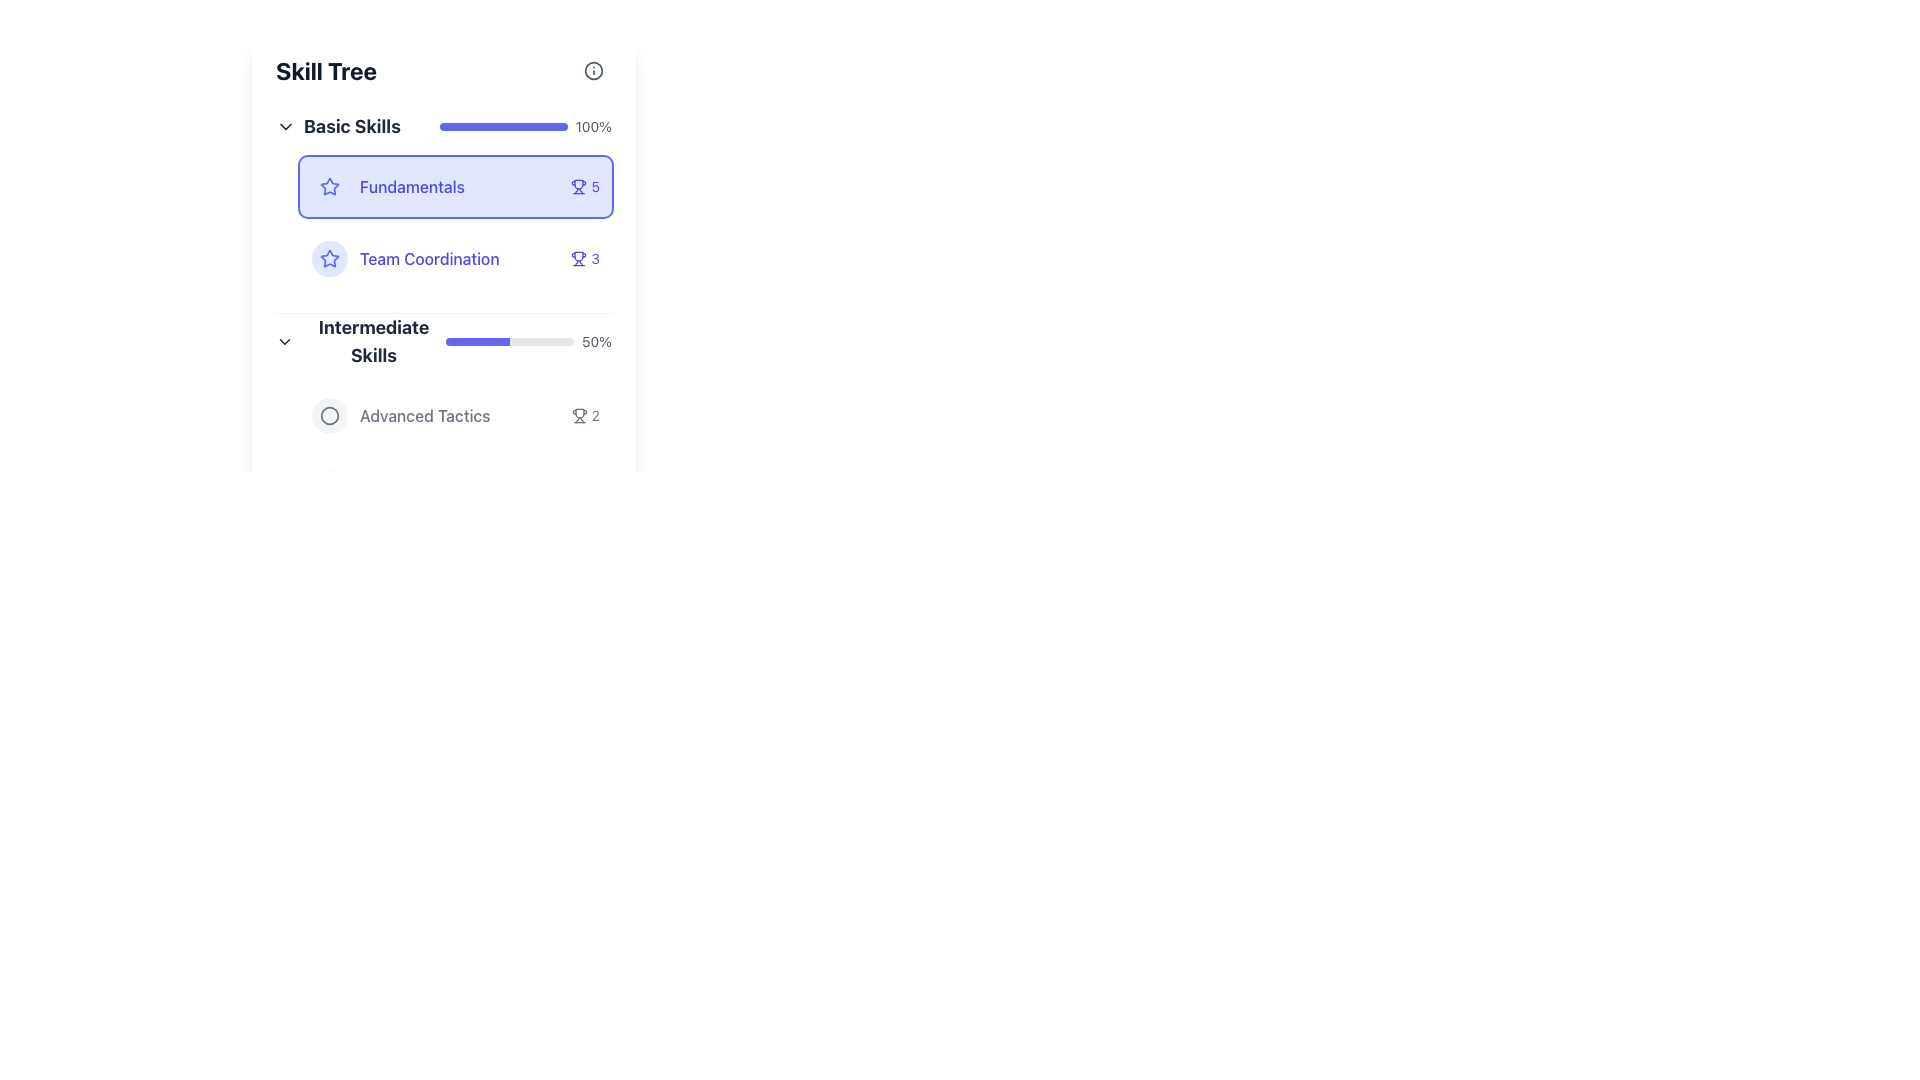 The height and width of the screenshot is (1080, 1920). Describe the element at coordinates (443, 127) in the screenshot. I see `the 'Basic Skills' progress tracker element, which features a bold text label and a blue progress bar filled to 100%, located in the 'Skill Tree' section` at that location.